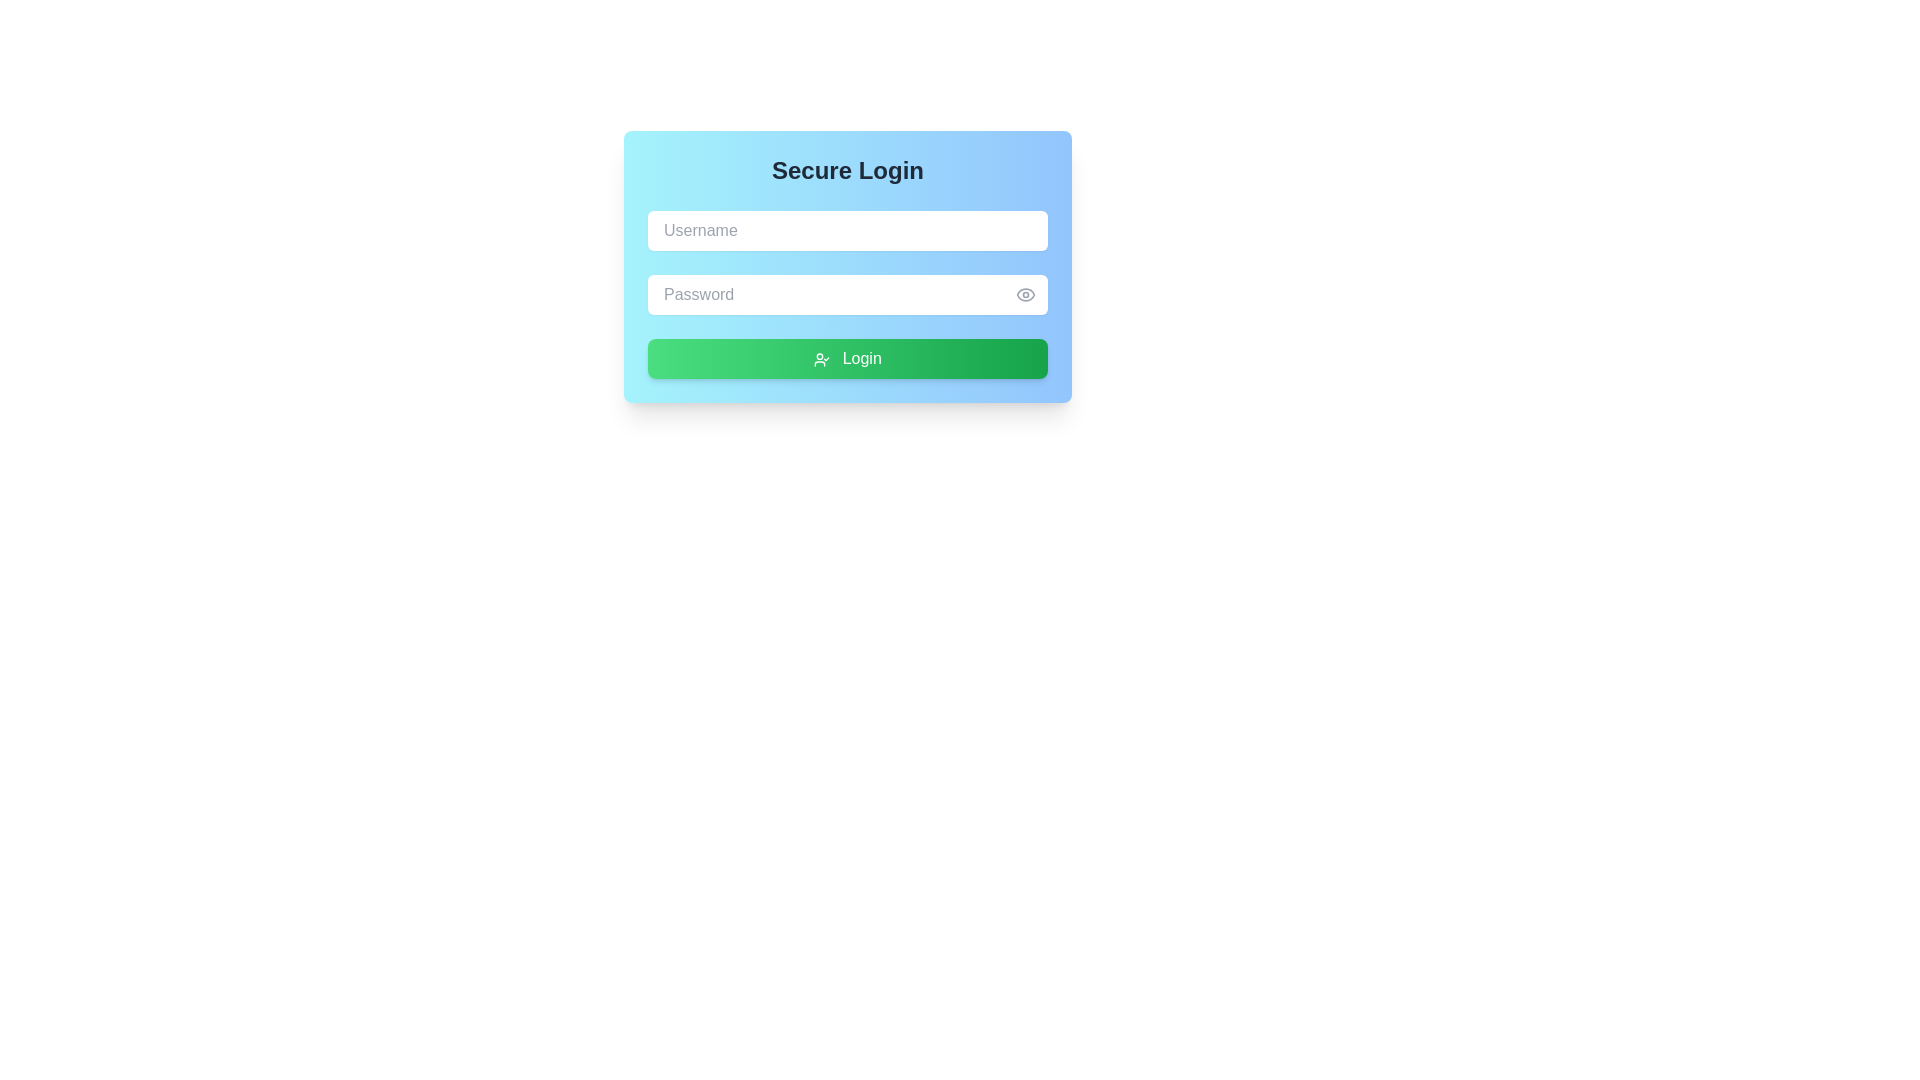 This screenshot has width=1920, height=1080. What do you see at coordinates (1026, 294) in the screenshot?
I see `the eye icon used to toggle or preview the visibility of the password input` at bounding box center [1026, 294].